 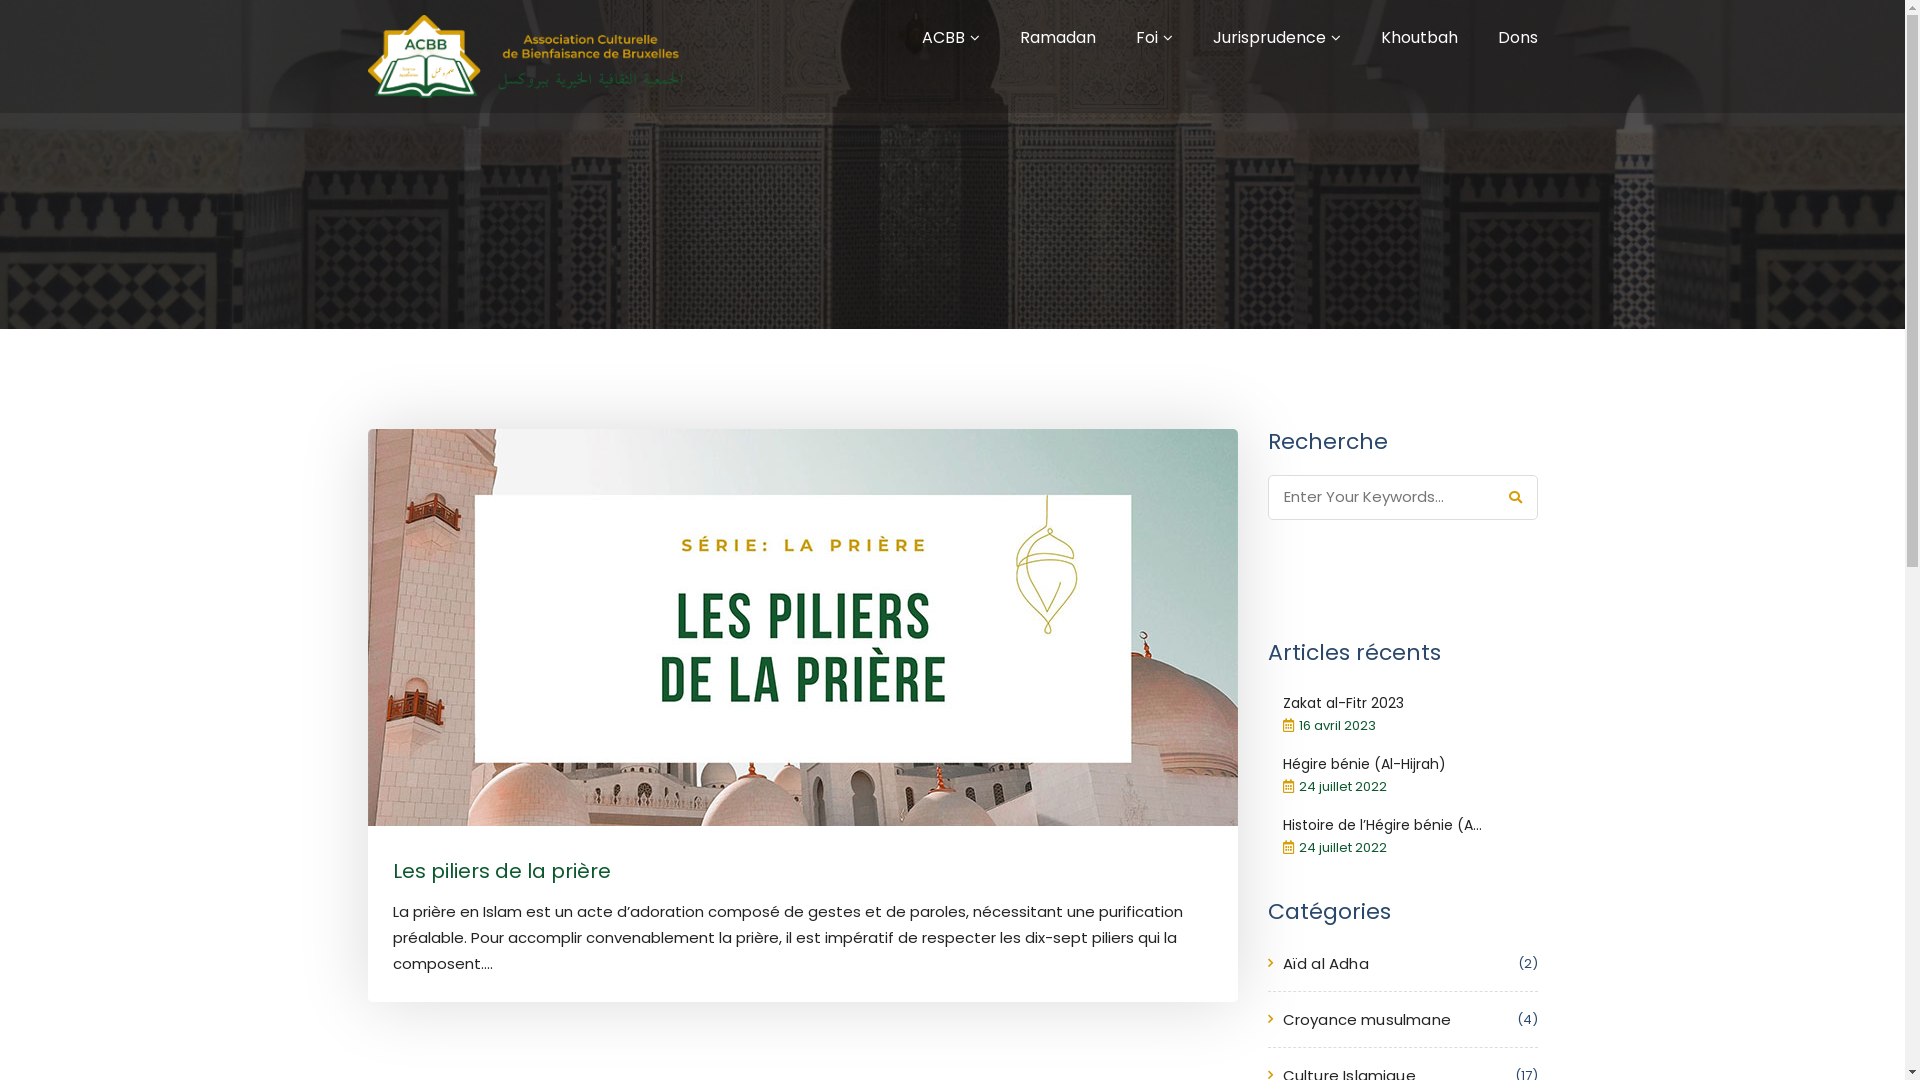 I want to click on 'Ramadan', so click(x=1056, y=37).